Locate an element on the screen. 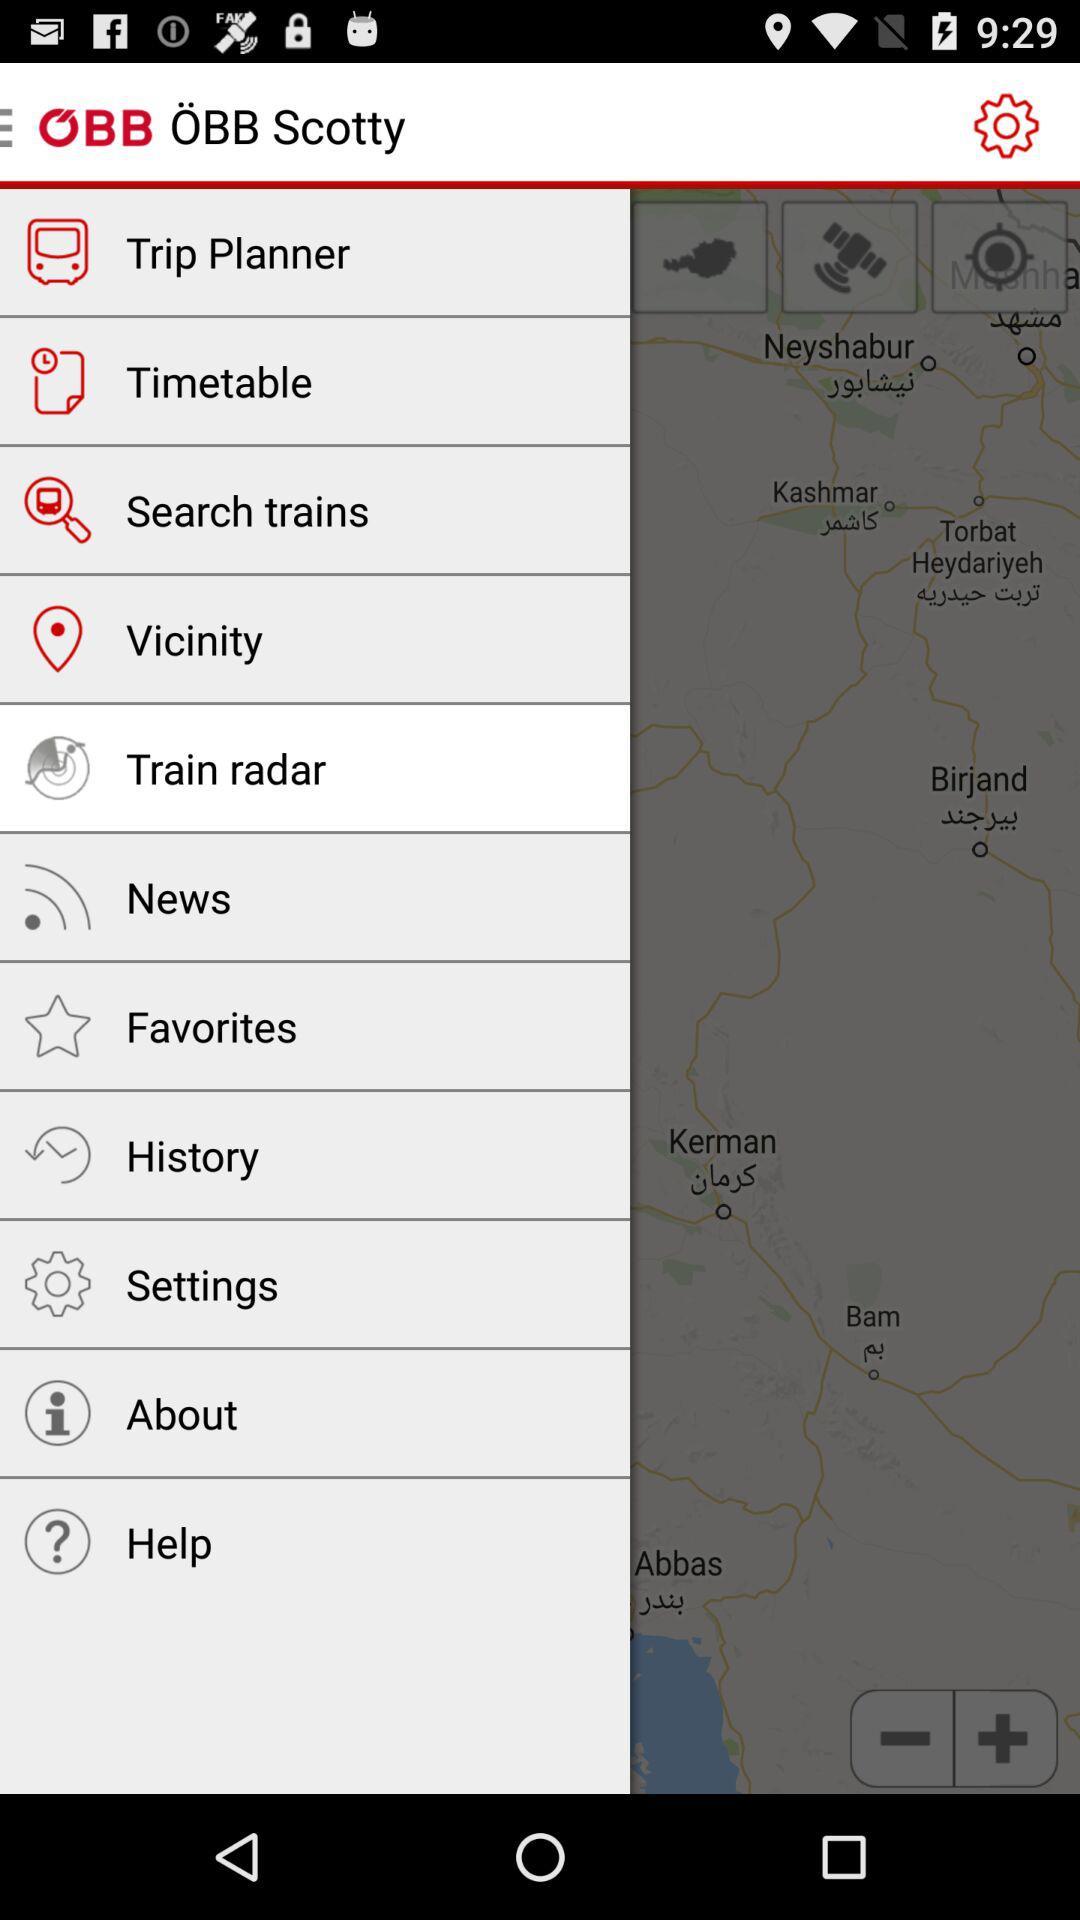  timetable app is located at coordinates (219, 380).